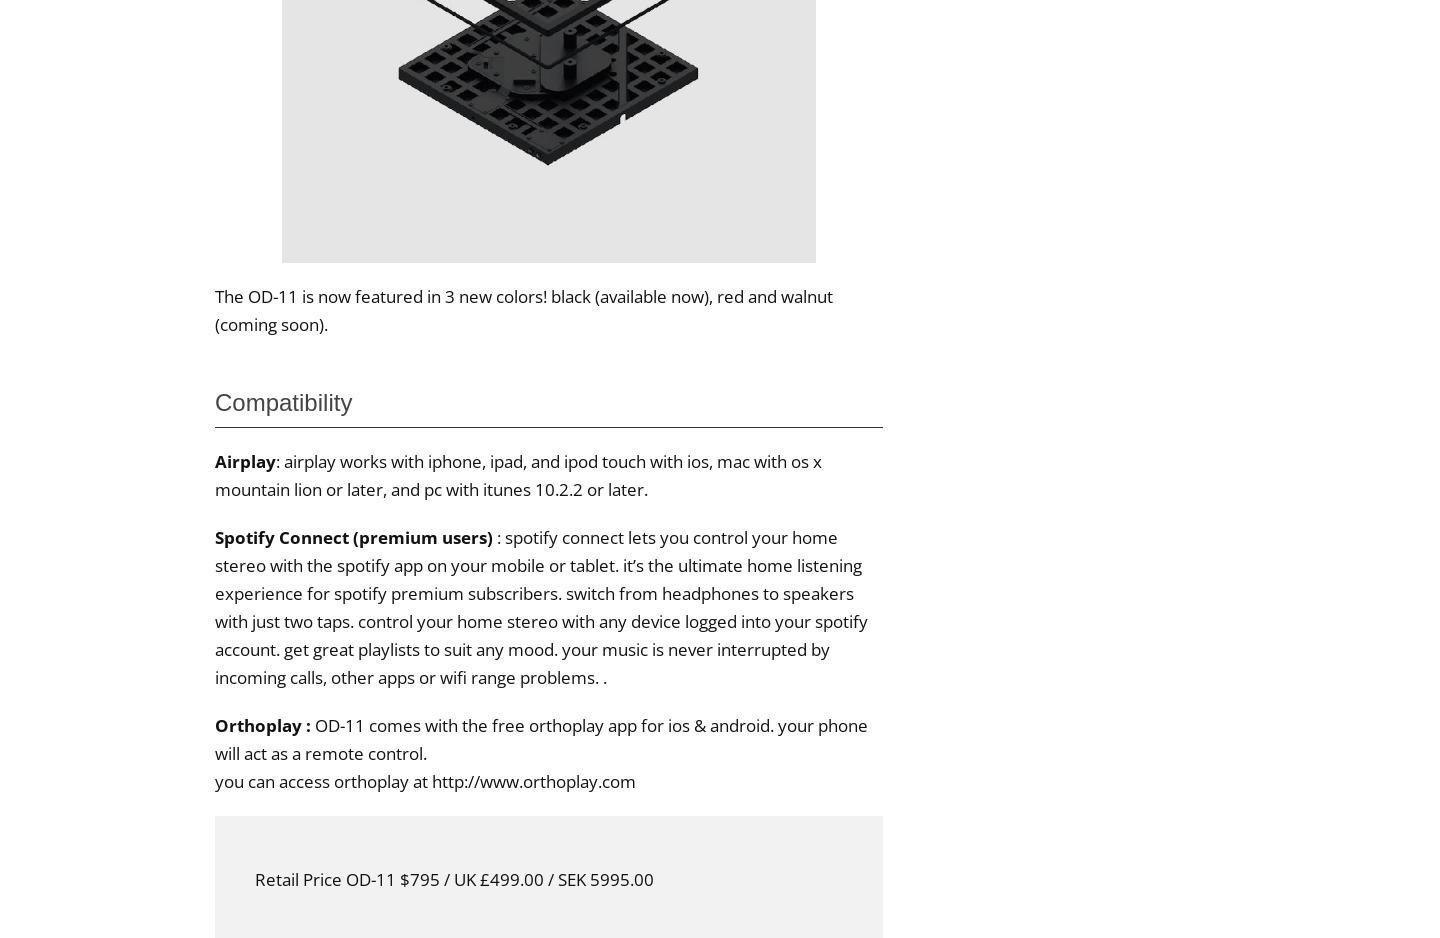 The width and height of the screenshot is (1440, 938). What do you see at coordinates (263, 723) in the screenshot?
I see `'Orthoplay :'` at bounding box center [263, 723].